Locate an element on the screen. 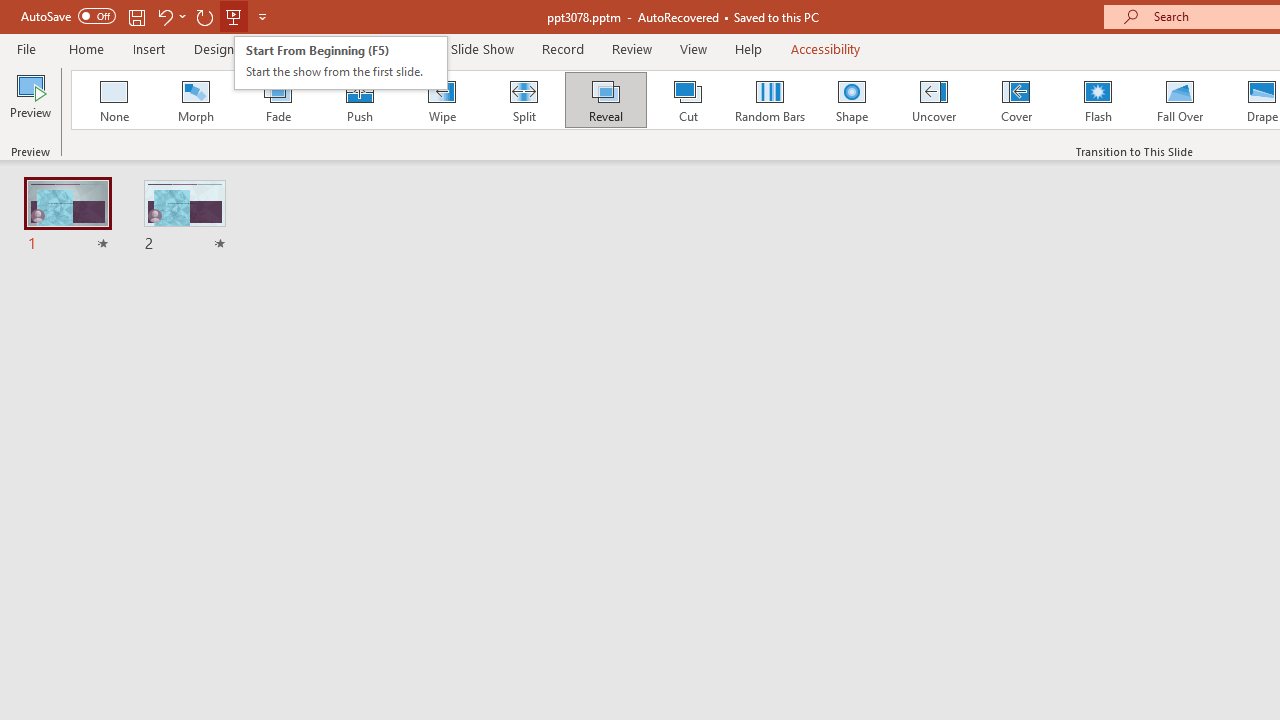 This screenshot has height=720, width=1280. 'Random Bars' is located at coordinates (769, 100).